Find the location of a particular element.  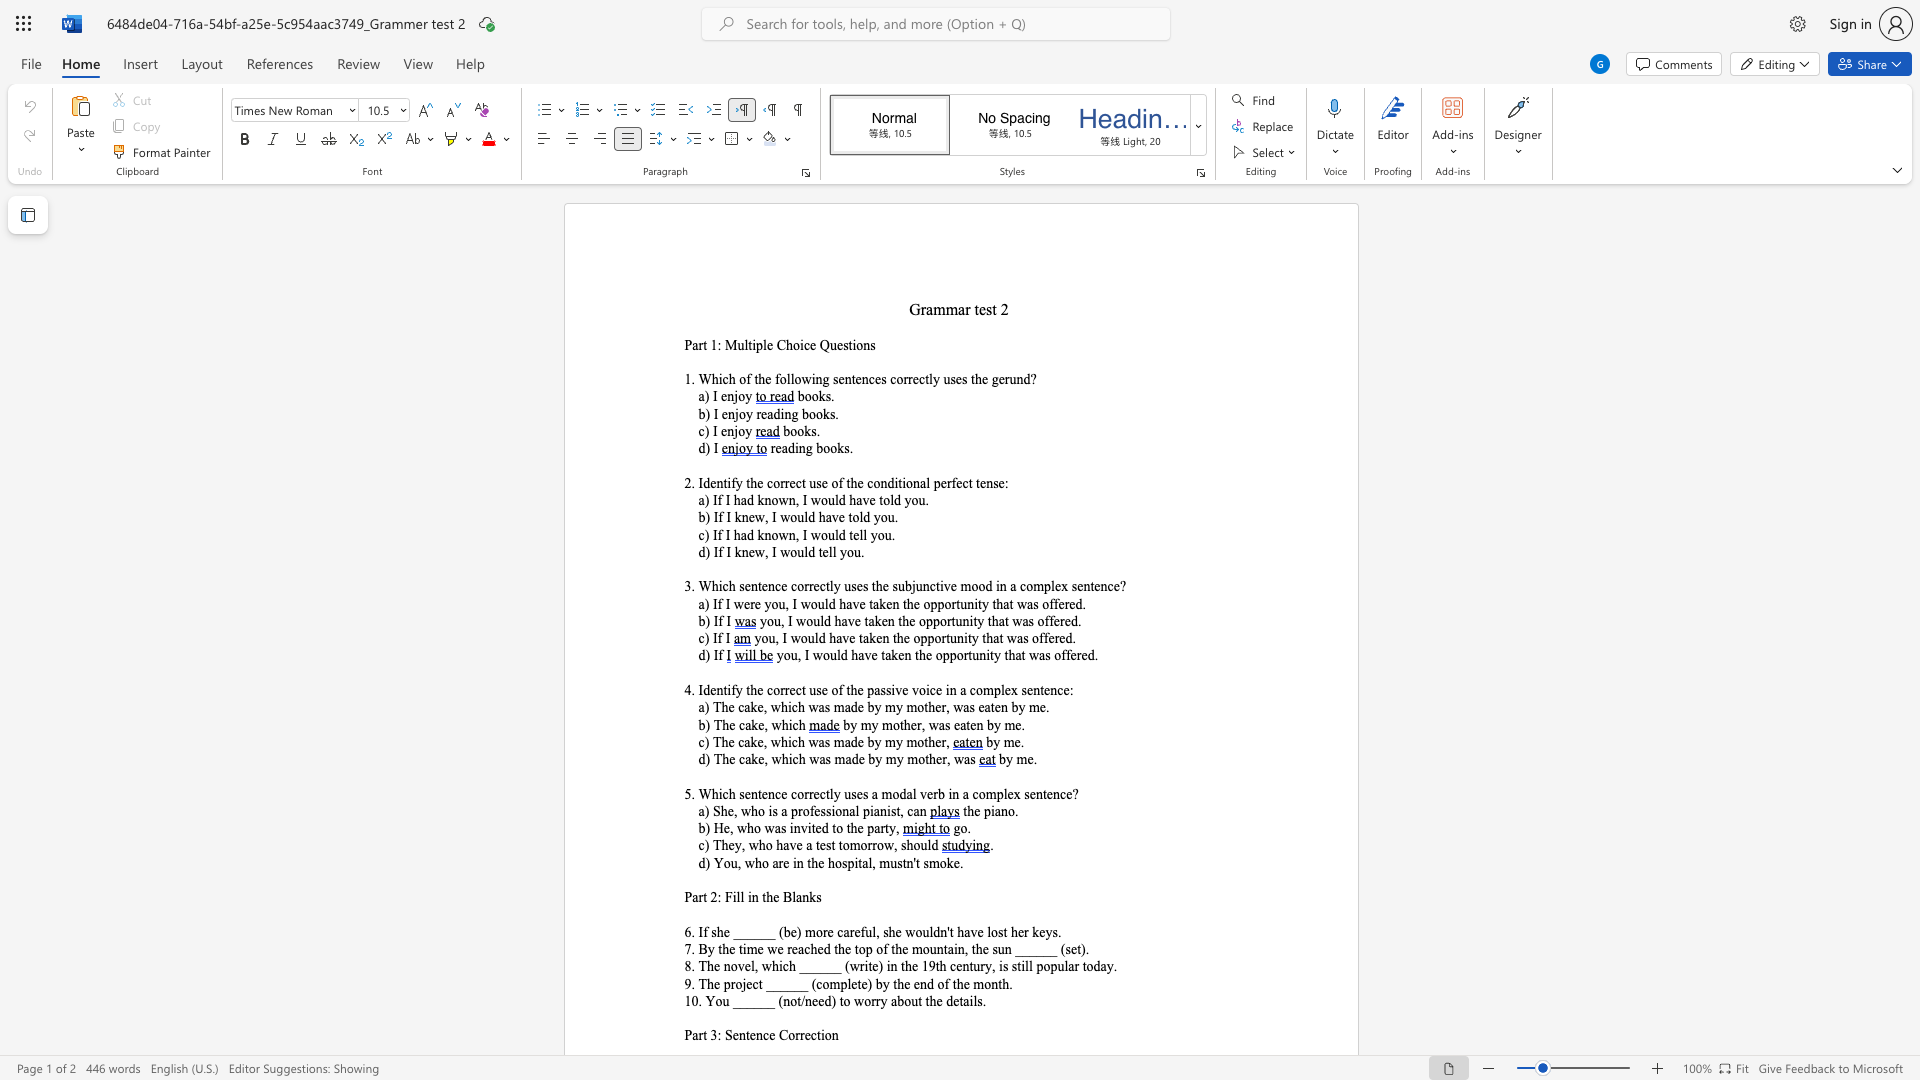

the space between the continuous character "o" and "n" in the text is located at coordinates (831, 1035).